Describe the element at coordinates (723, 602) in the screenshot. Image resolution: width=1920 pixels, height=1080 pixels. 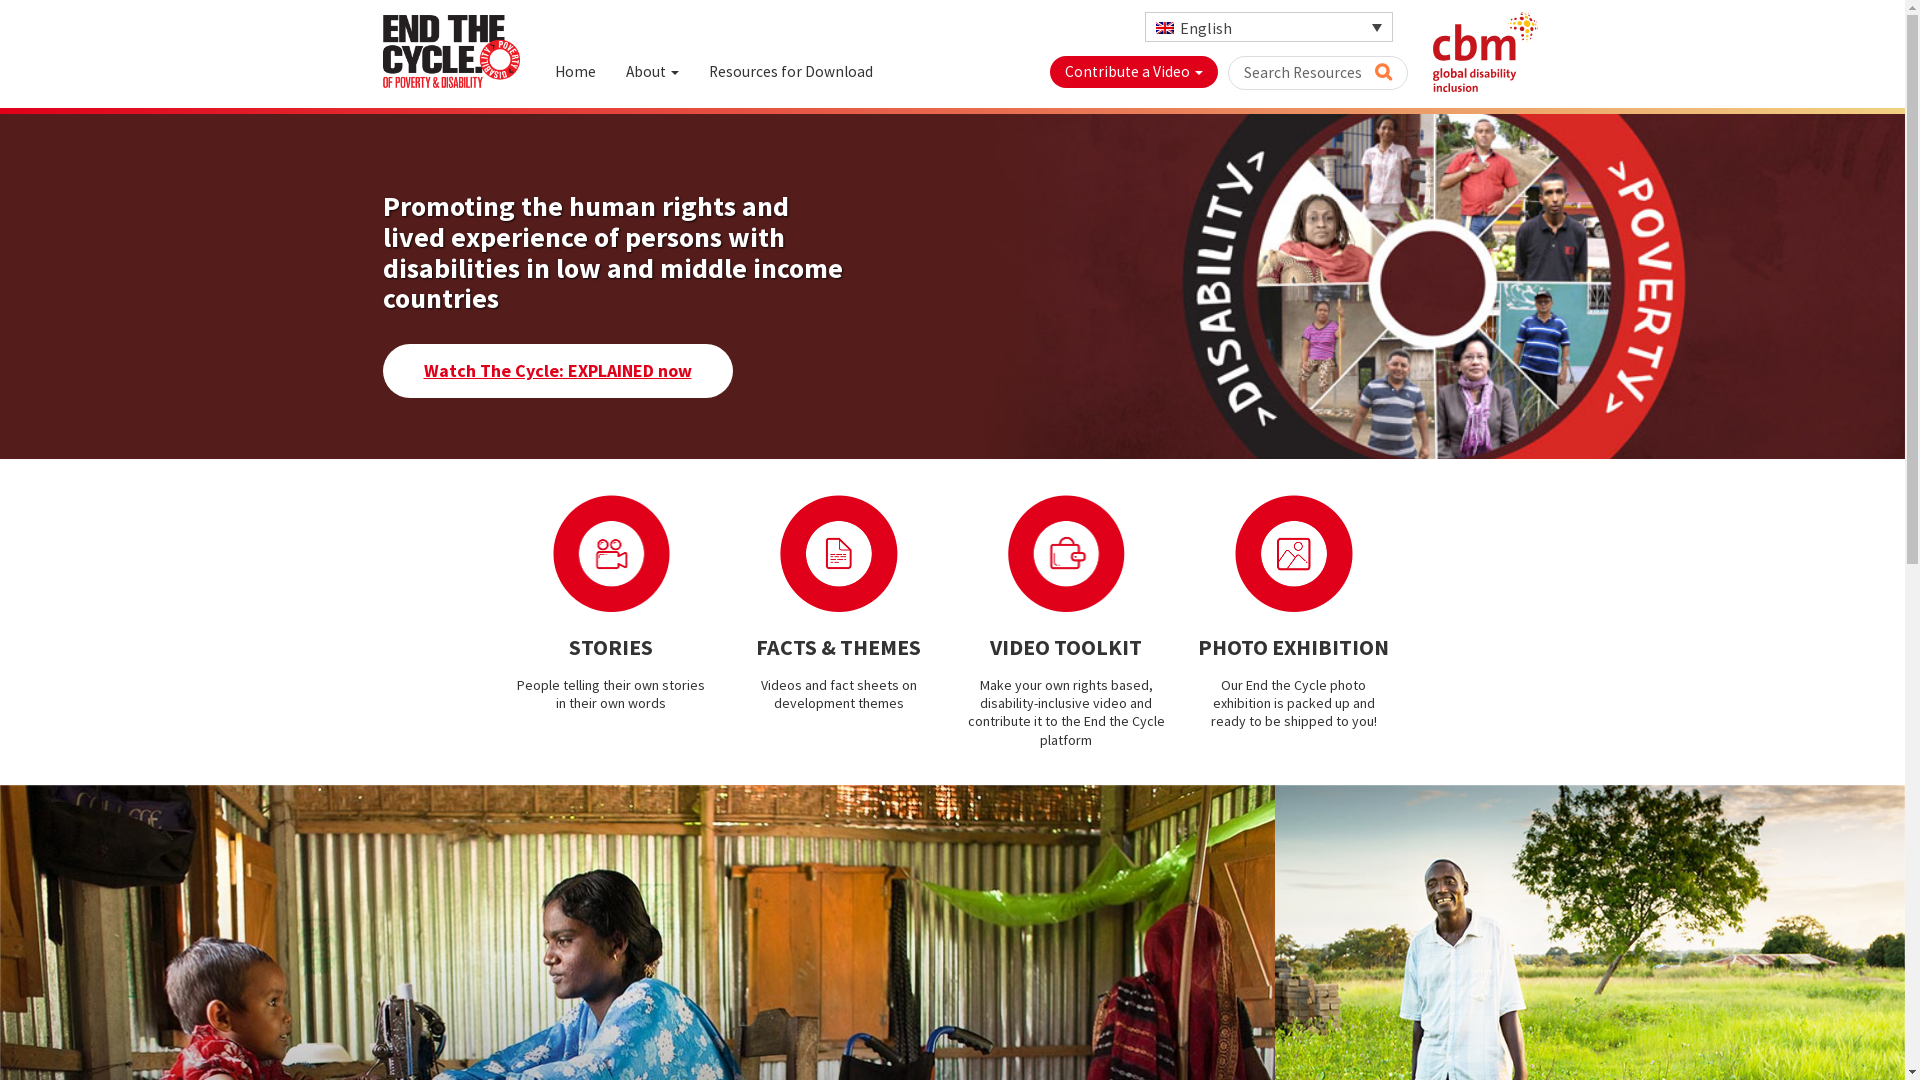
I see `'FACTS & THEMES` at that location.